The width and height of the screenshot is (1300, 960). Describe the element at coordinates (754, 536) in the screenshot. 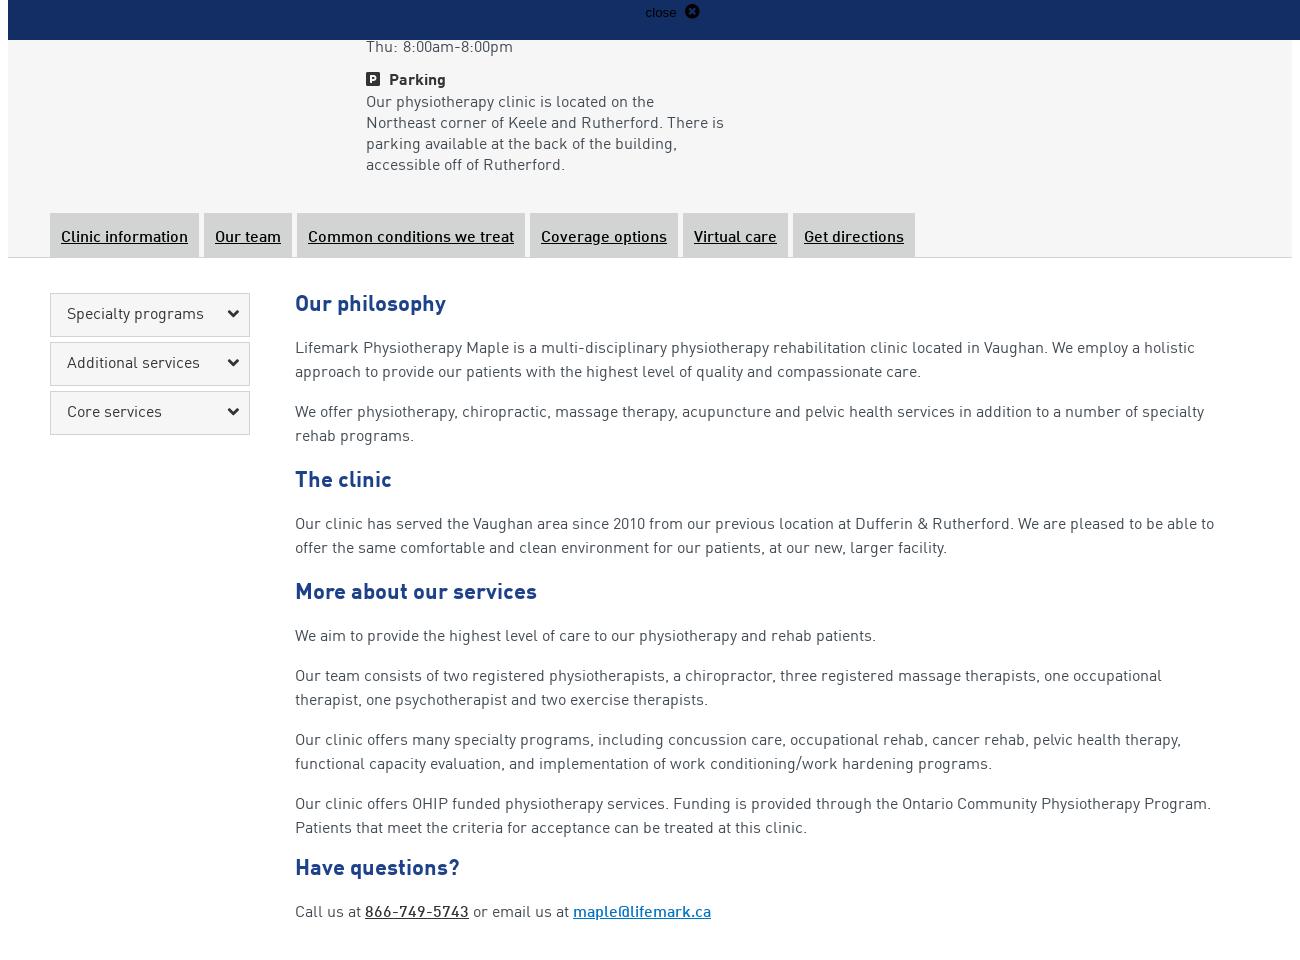

I see `'Our clinic has served the Vaughan area since 2010 from our previous location at Dufferin & Rutherford. We are pleased to be able to offer the same comfortable and clean environment for our patients, at our new, larger facility.'` at that location.